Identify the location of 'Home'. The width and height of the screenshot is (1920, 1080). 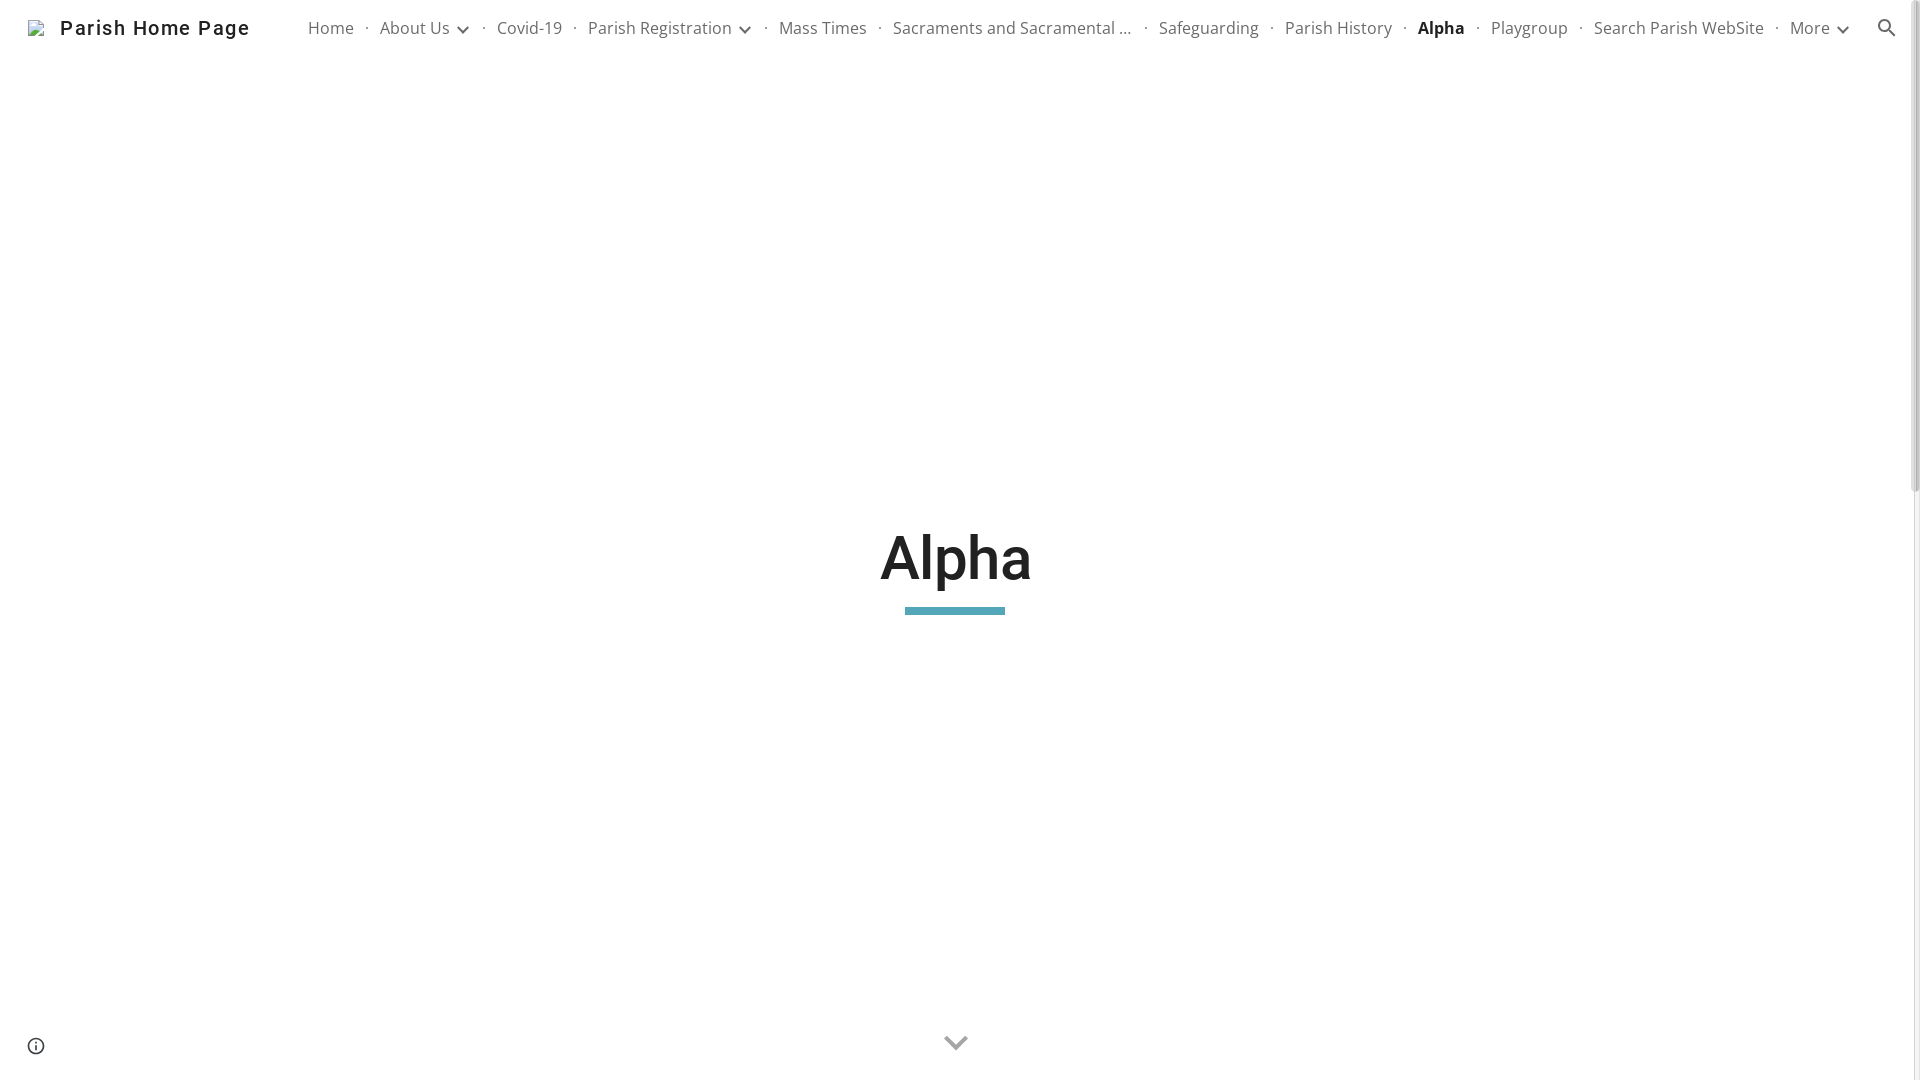
(331, 27).